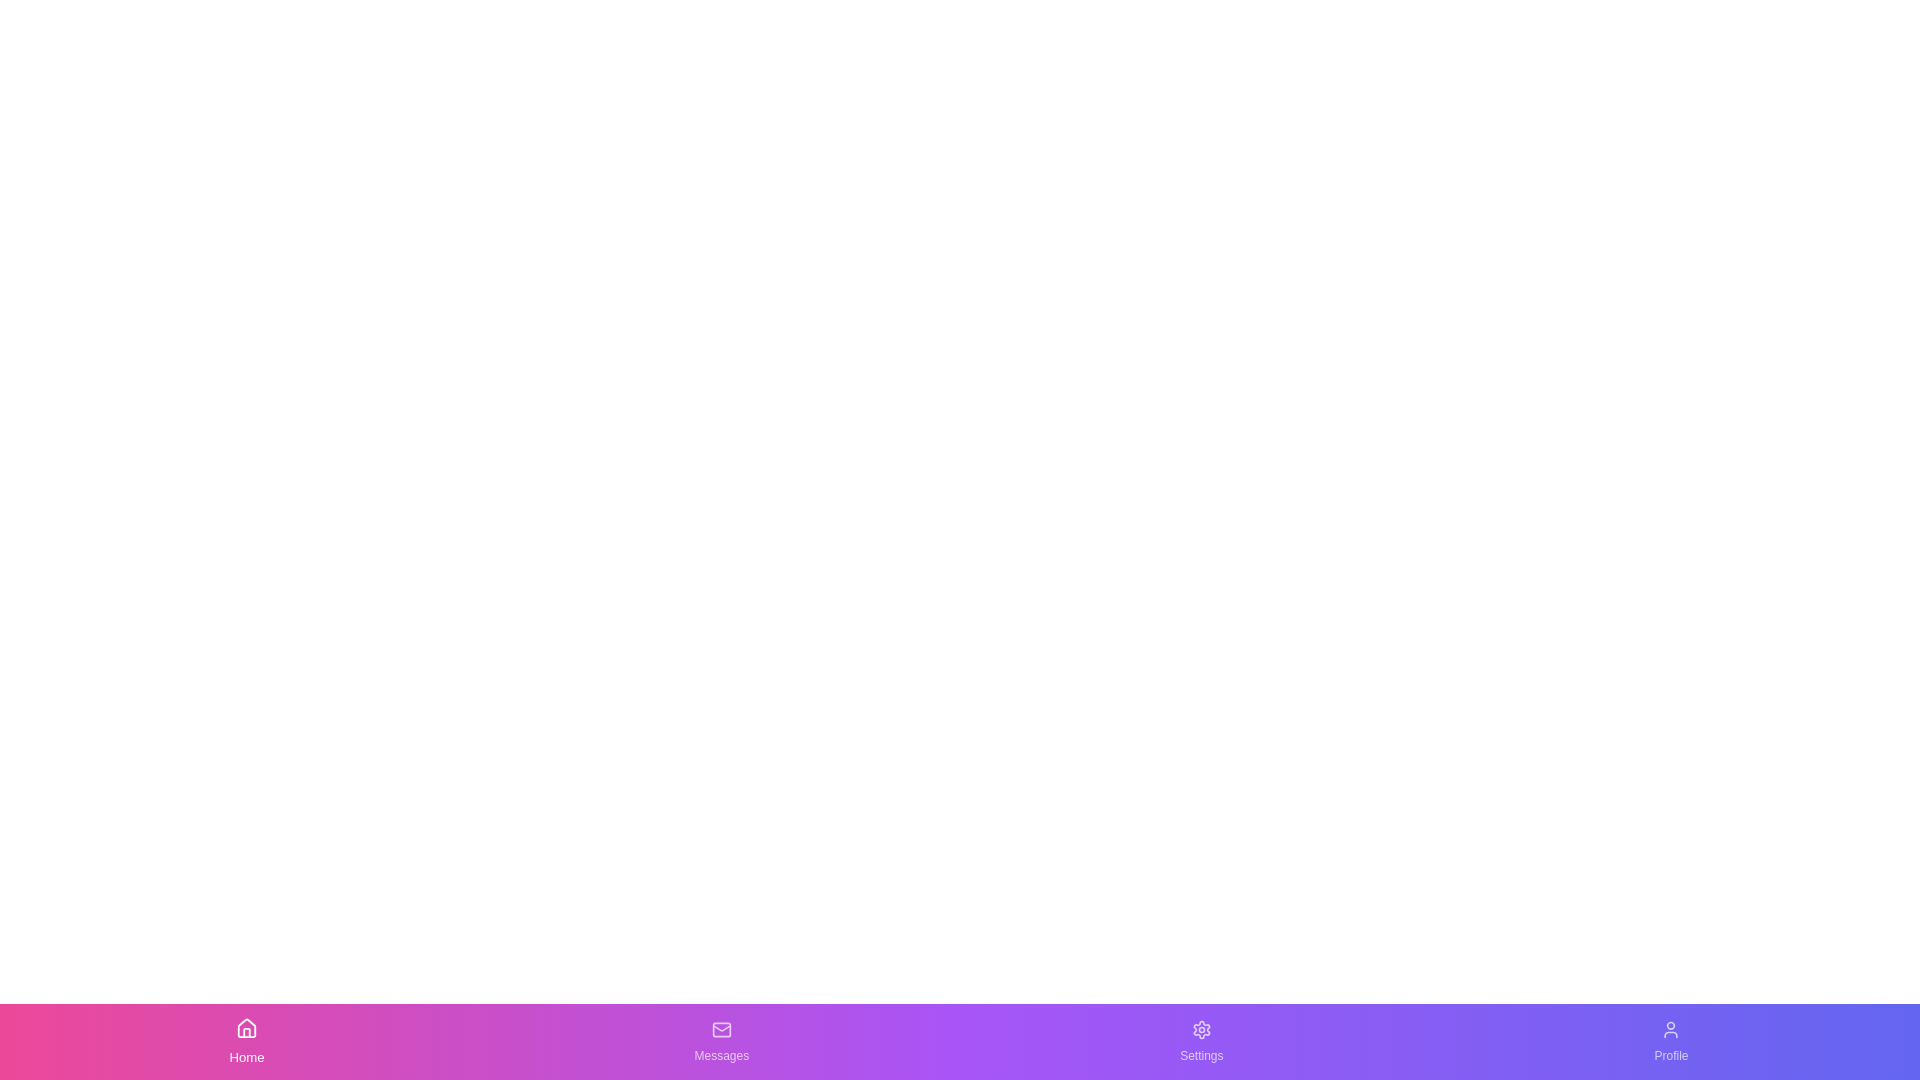 This screenshot has width=1920, height=1080. Describe the element at coordinates (720, 1040) in the screenshot. I see `the Messages button in the bottom navigation bar` at that location.